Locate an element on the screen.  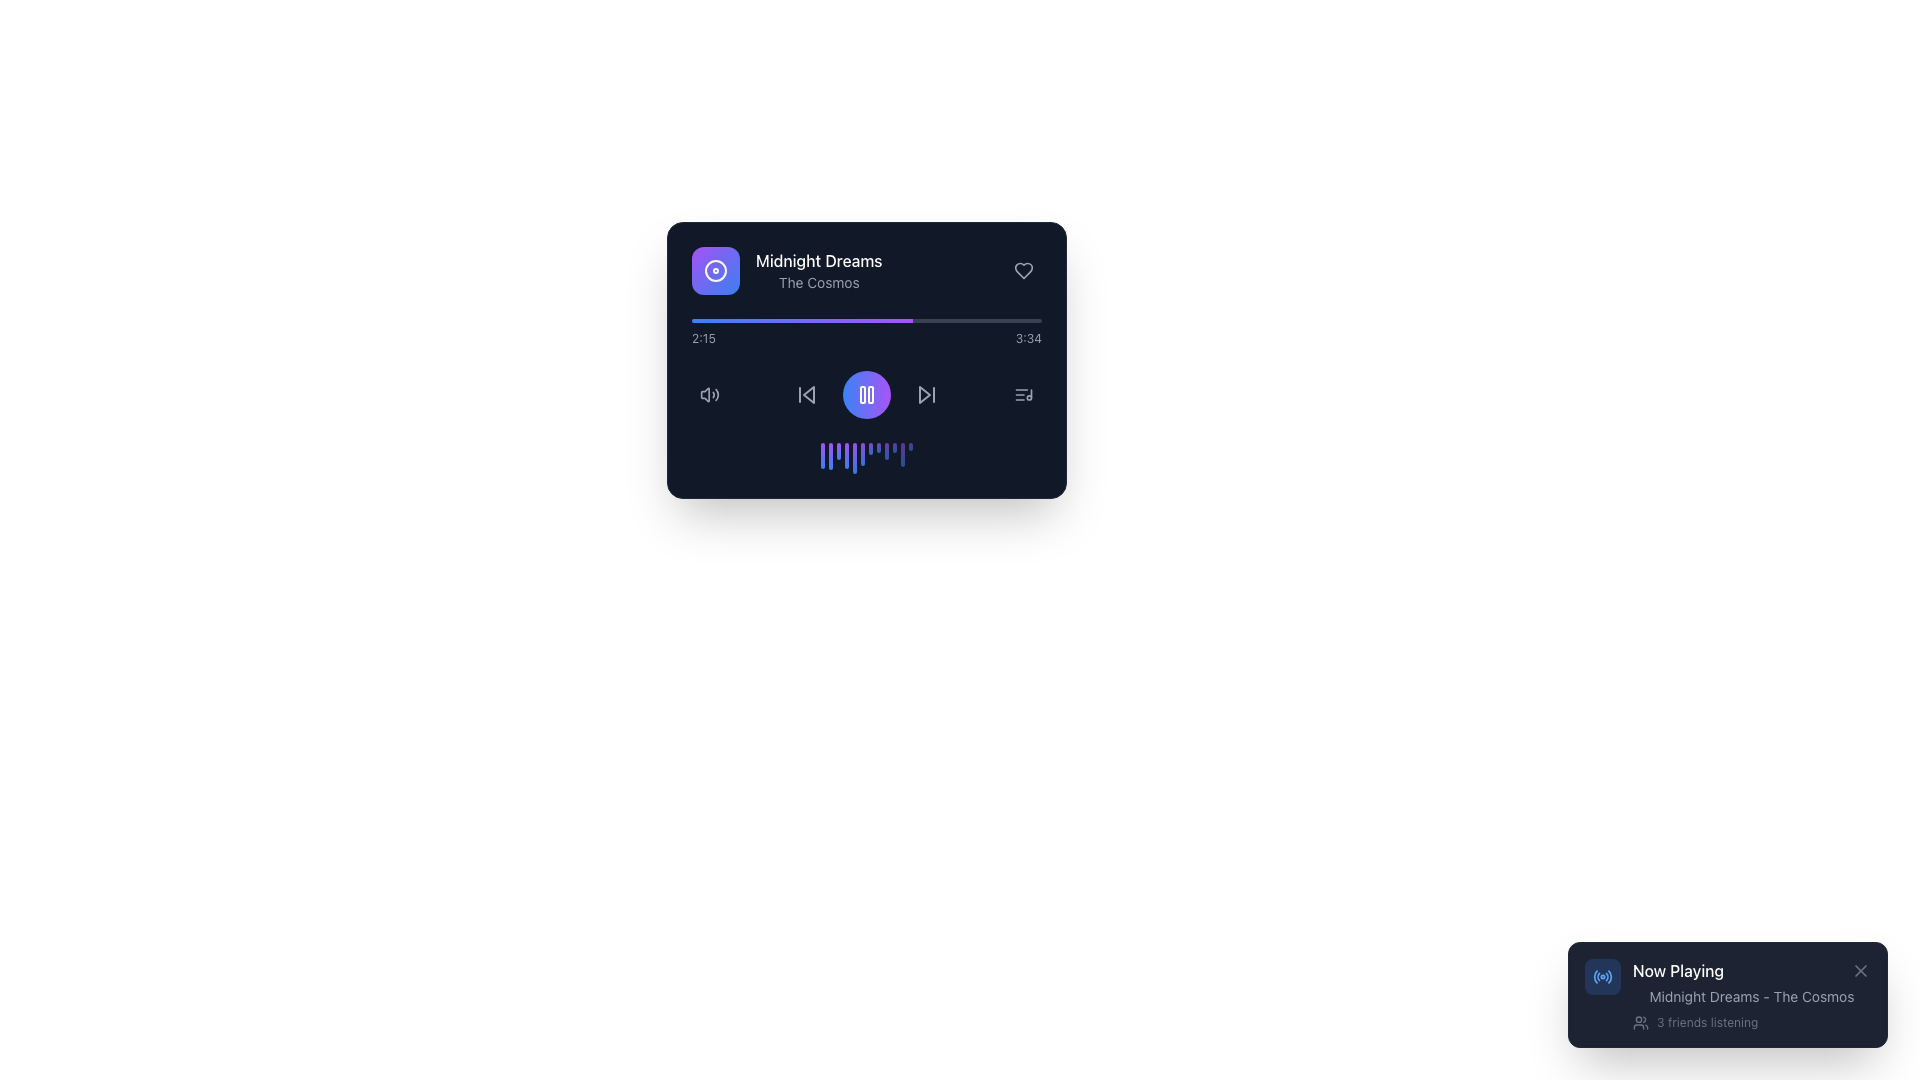
the static visual indicator that represents an audio frequency or waveform, located as the fourth element in a horizontal sequence of vertical bars below the circular play button in the media player interface is located at coordinates (846, 455).